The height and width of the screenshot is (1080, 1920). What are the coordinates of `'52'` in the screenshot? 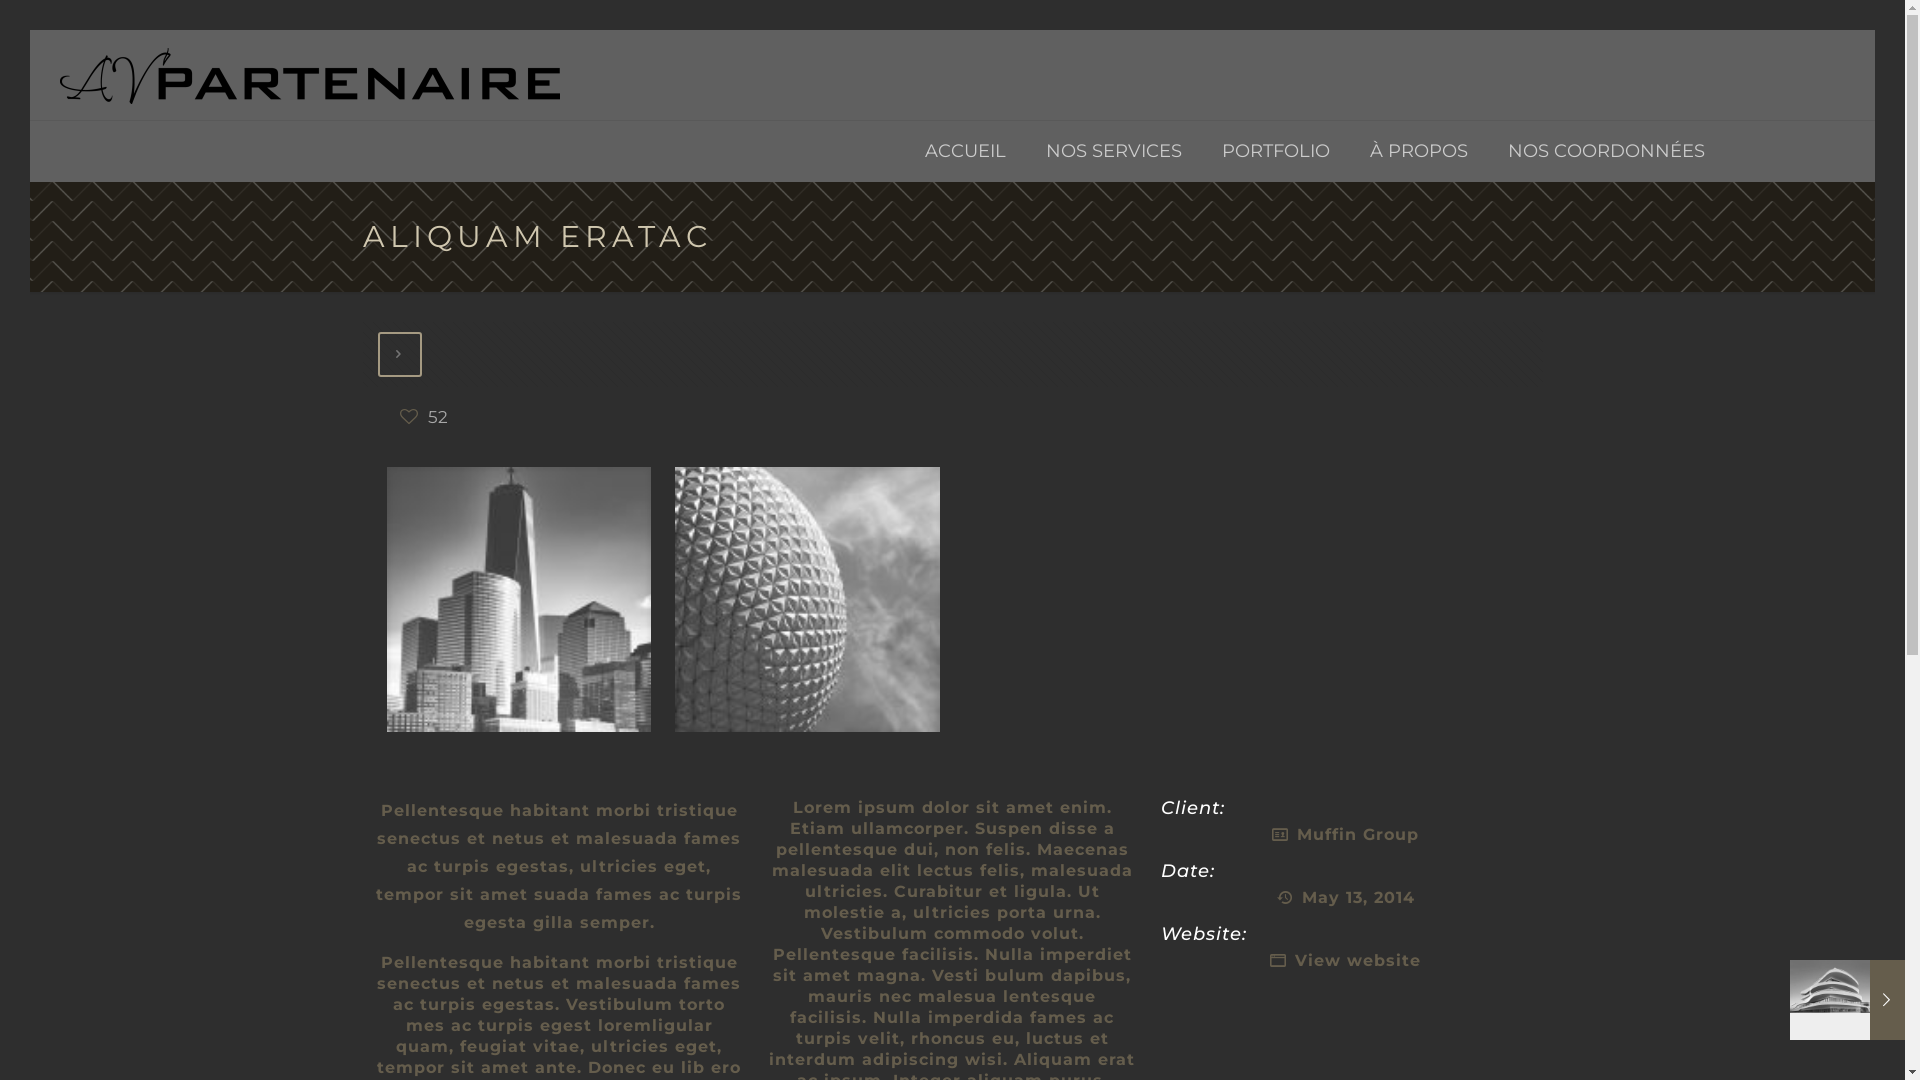 It's located at (422, 416).